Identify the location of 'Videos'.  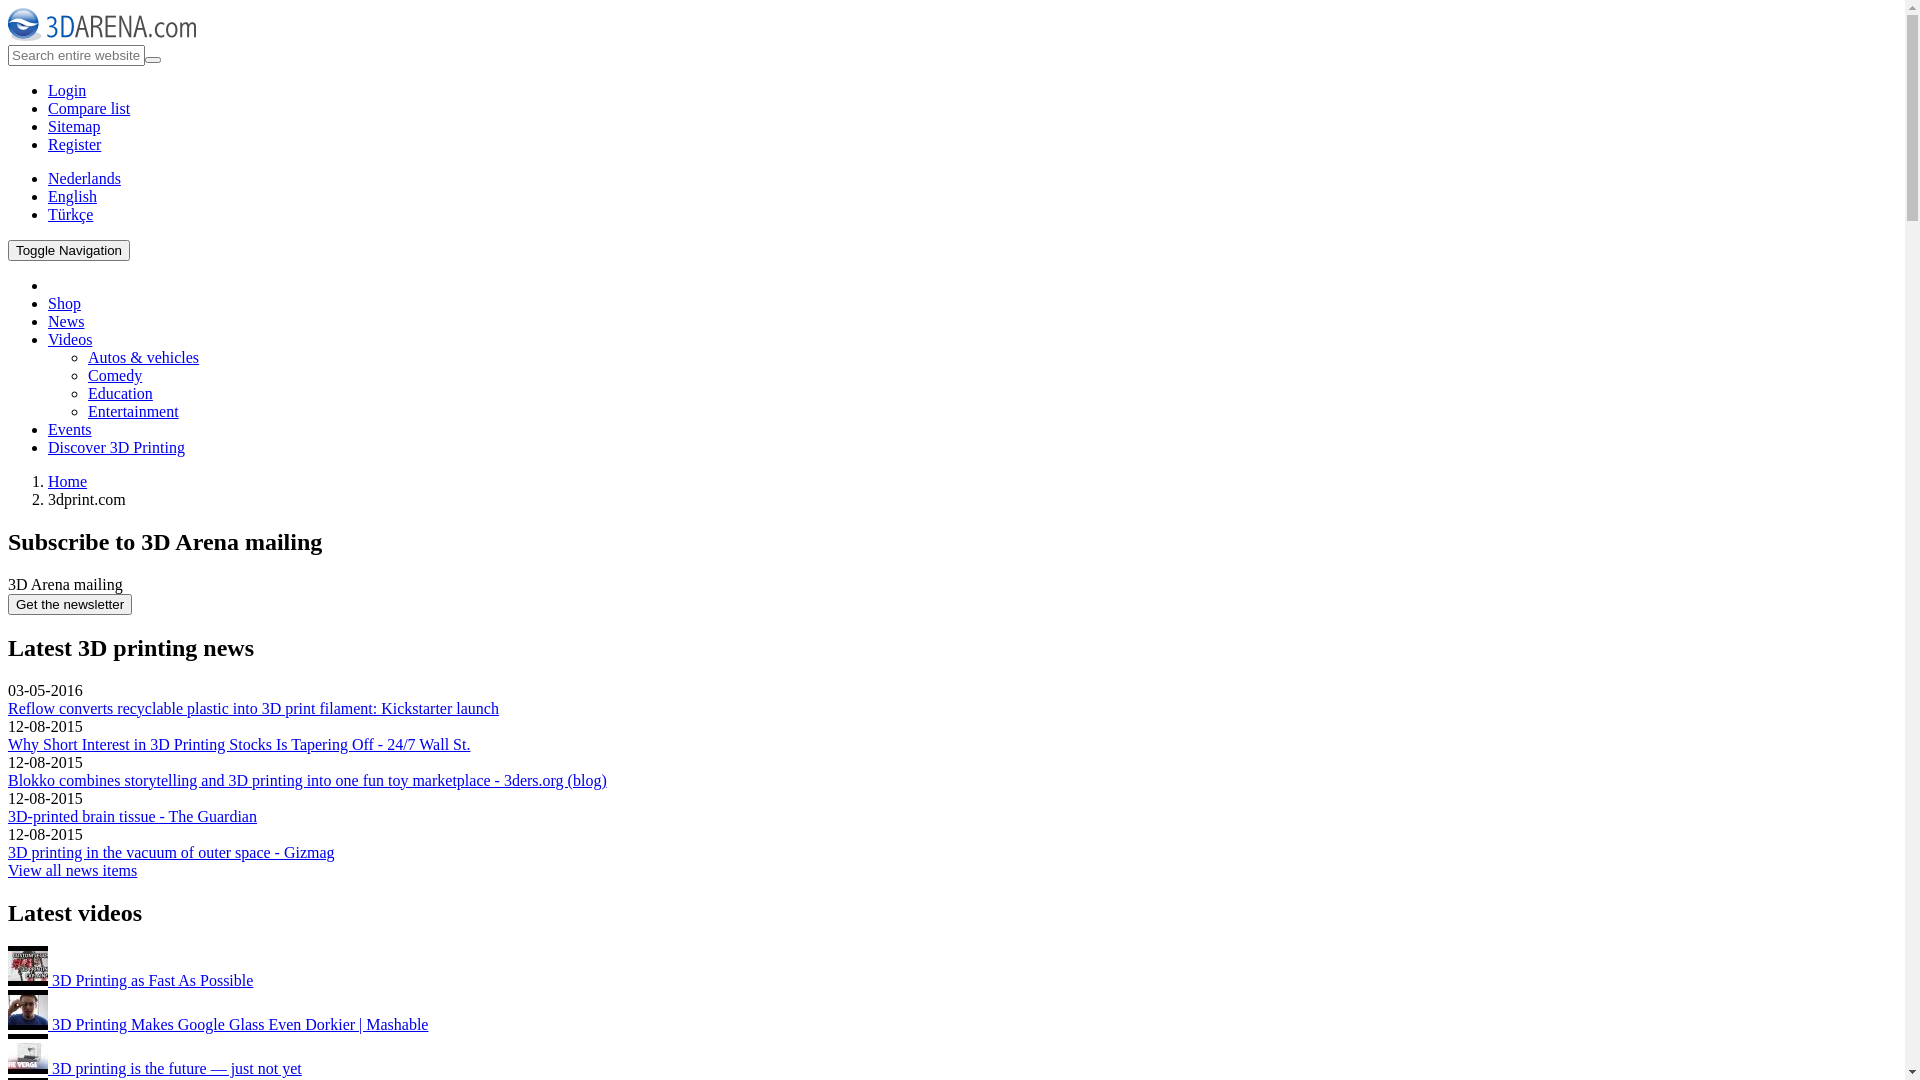
(48, 338).